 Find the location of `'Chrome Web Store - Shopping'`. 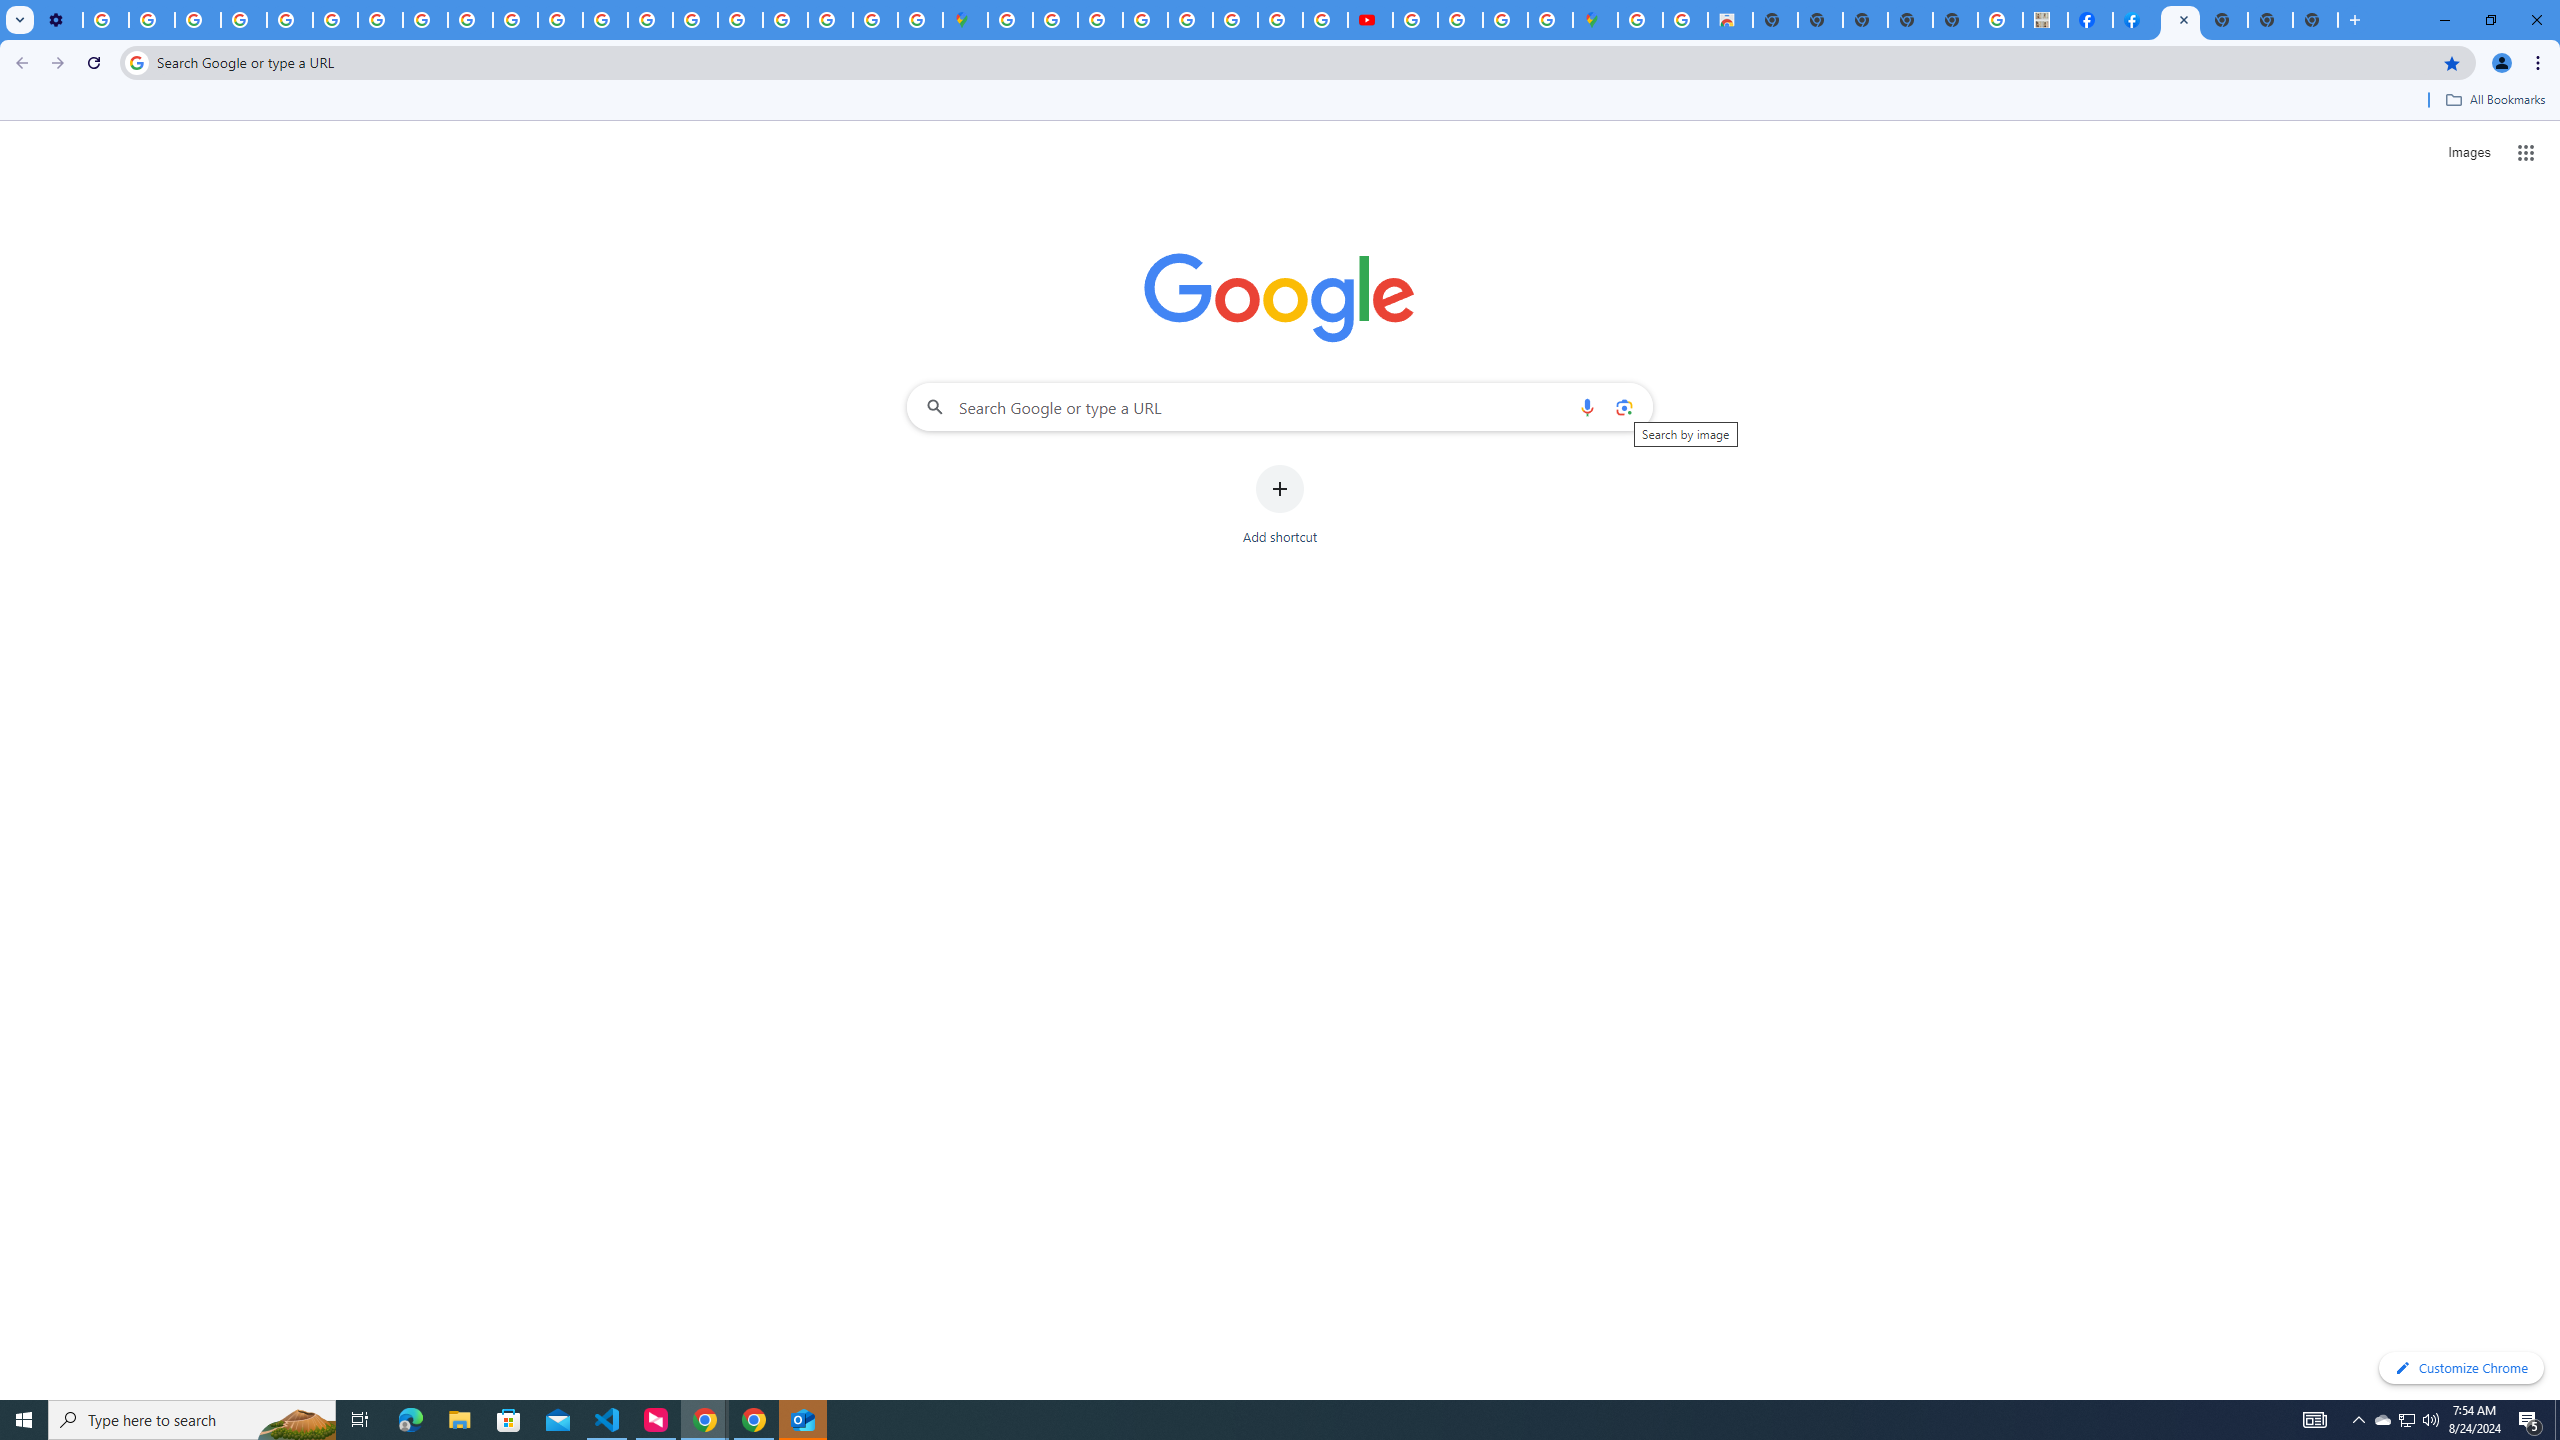

'Chrome Web Store - Shopping' is located at coordinates (1729, 19).